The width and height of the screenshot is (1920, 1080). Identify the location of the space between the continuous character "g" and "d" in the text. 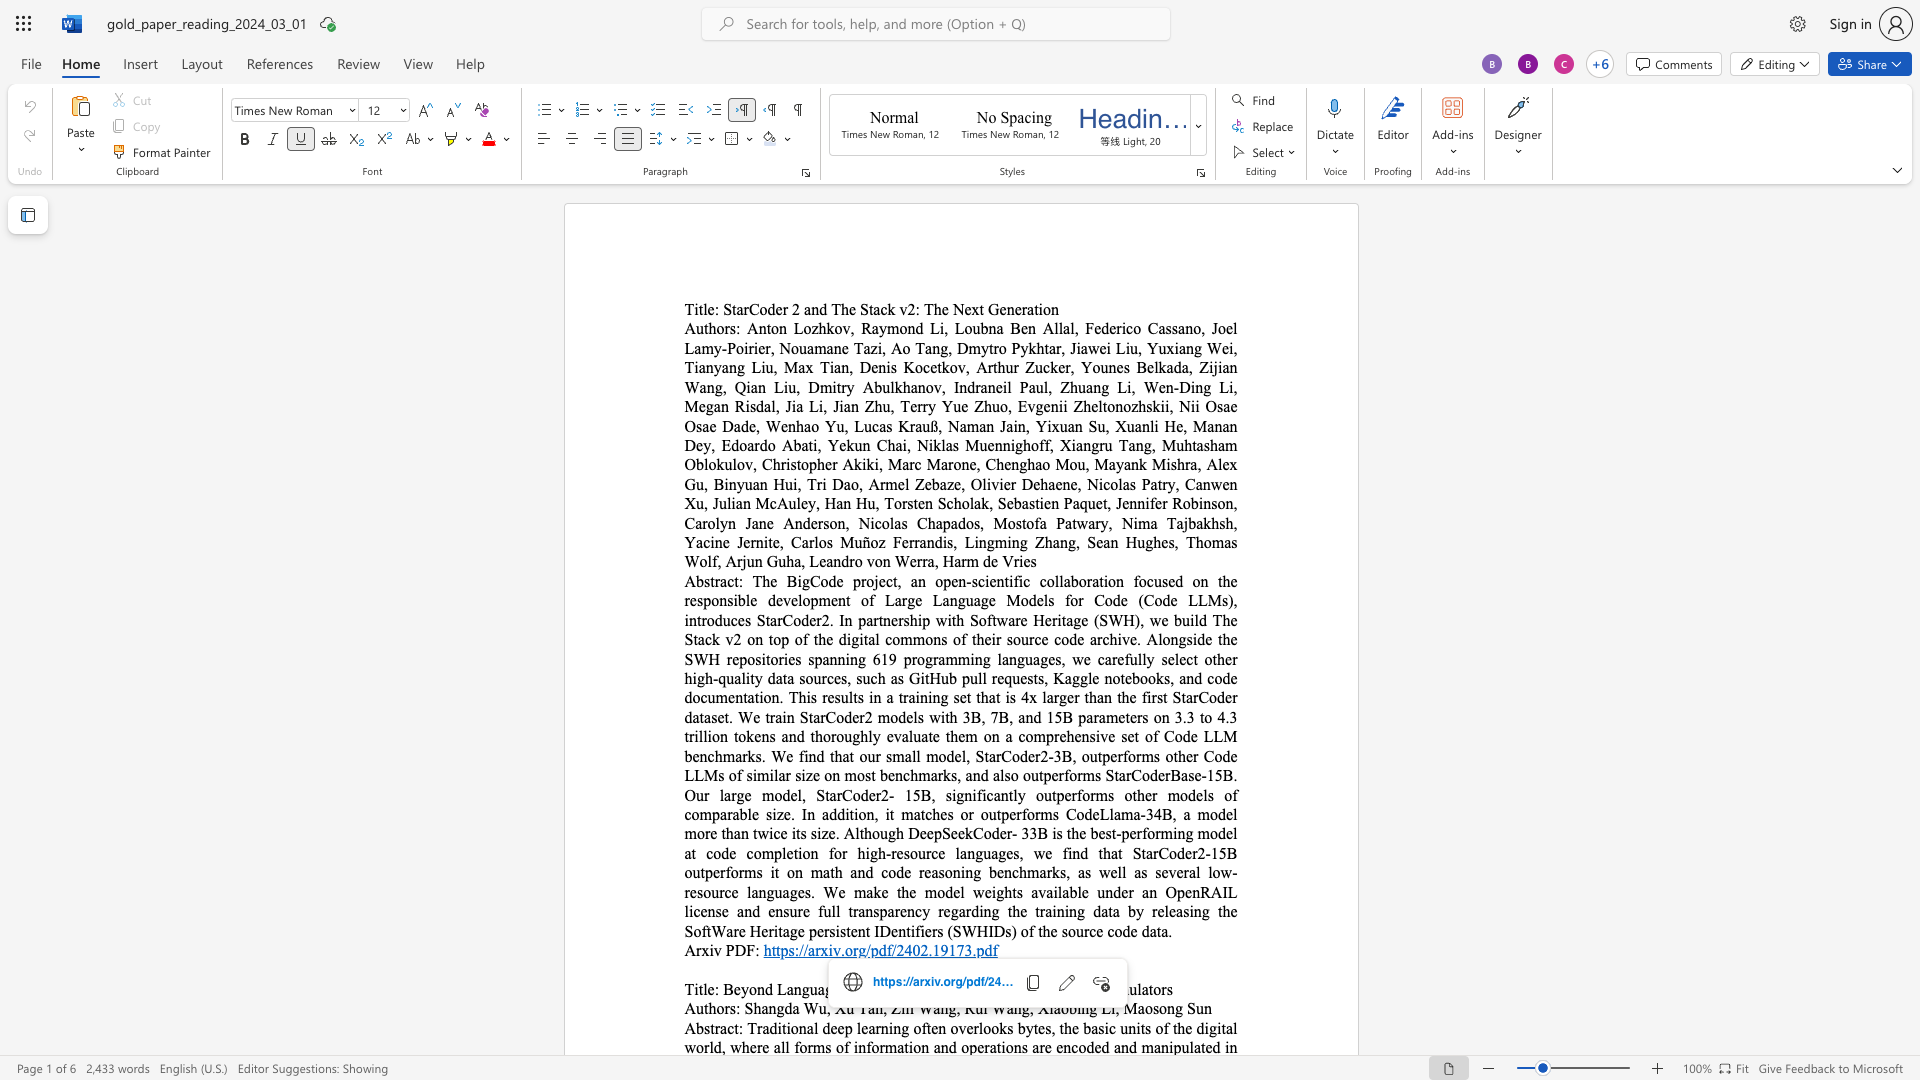
(783, 1008).